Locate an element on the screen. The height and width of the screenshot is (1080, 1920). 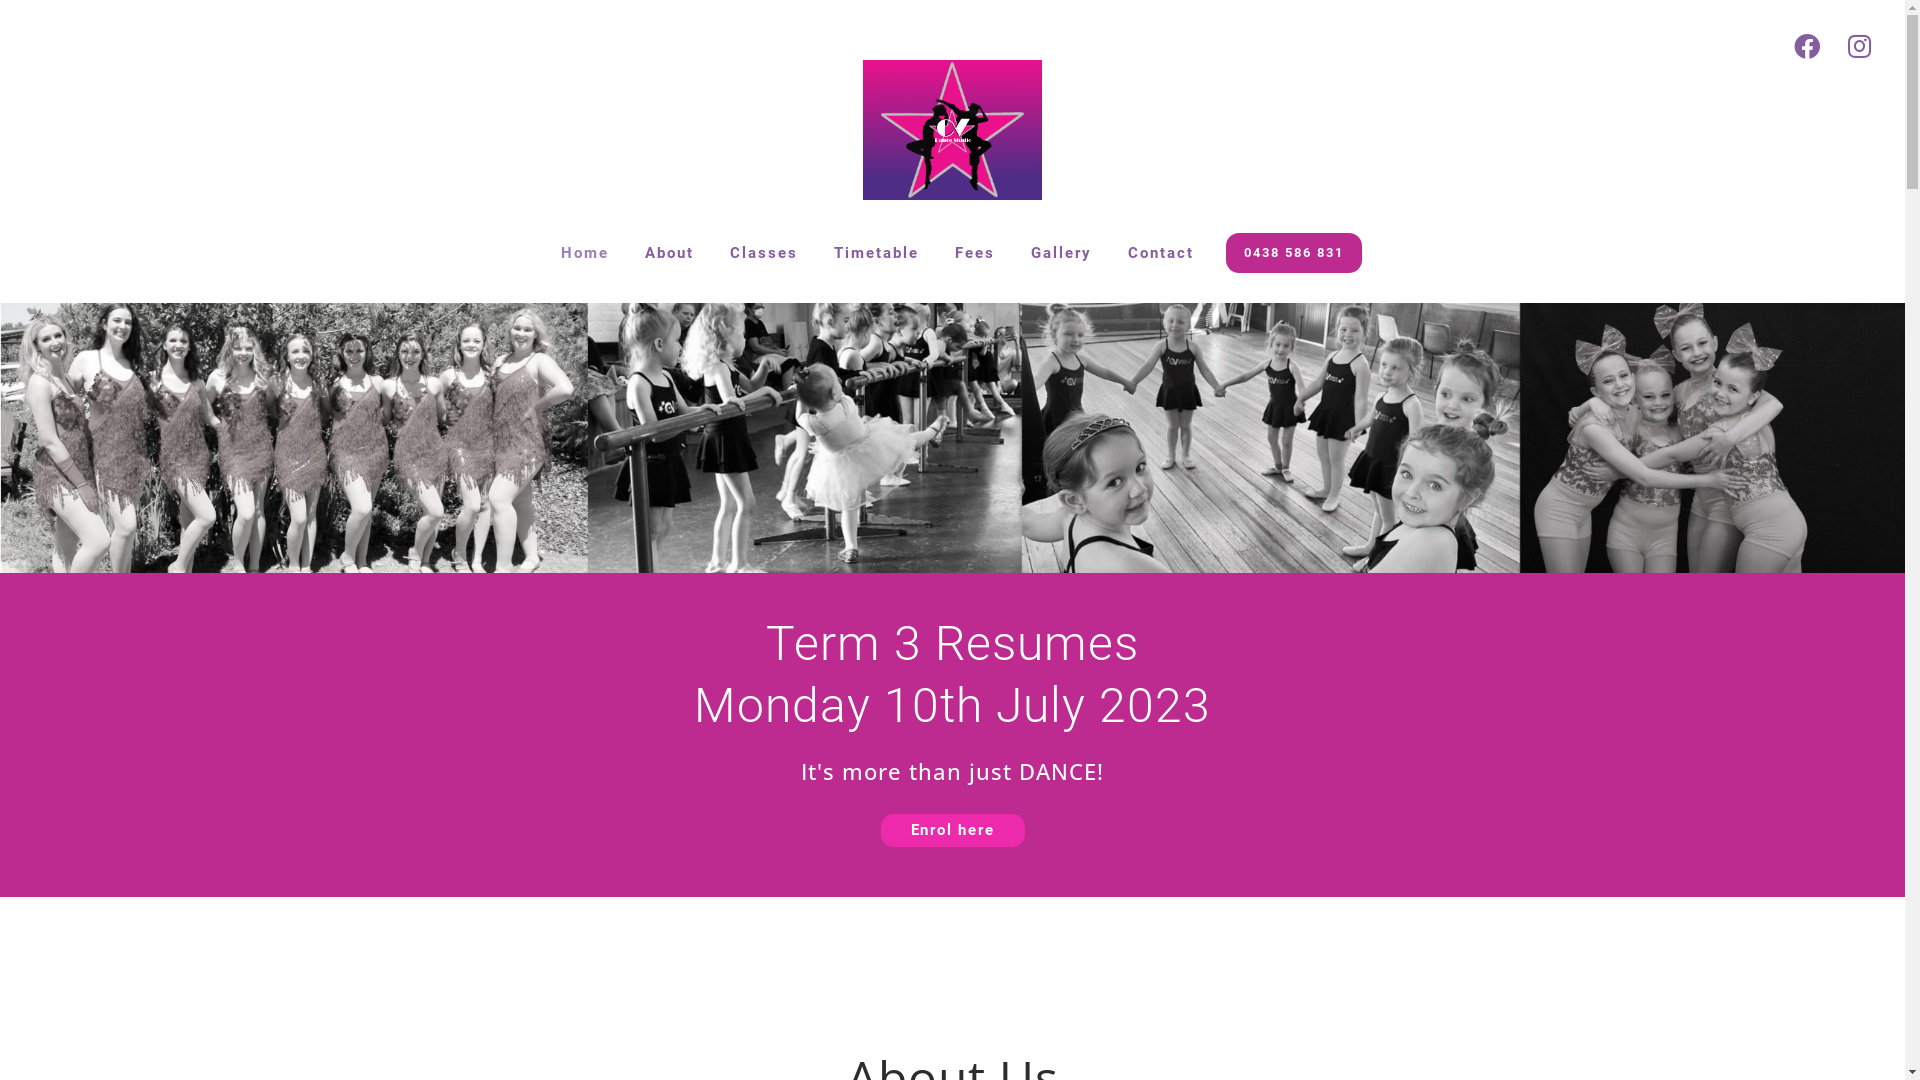
'Contact' is located at coordinates (1161, 252).